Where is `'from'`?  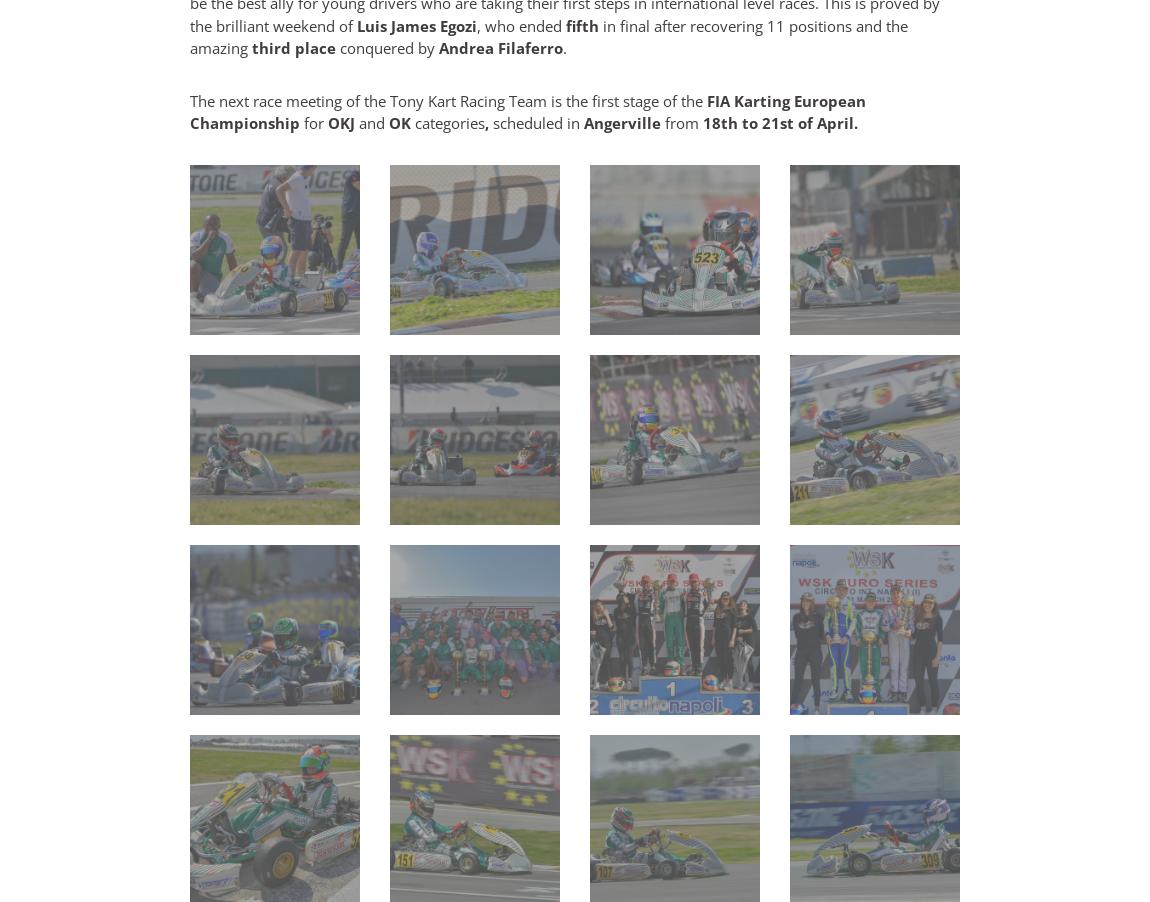
'from' is located at coordinates (680, 123).